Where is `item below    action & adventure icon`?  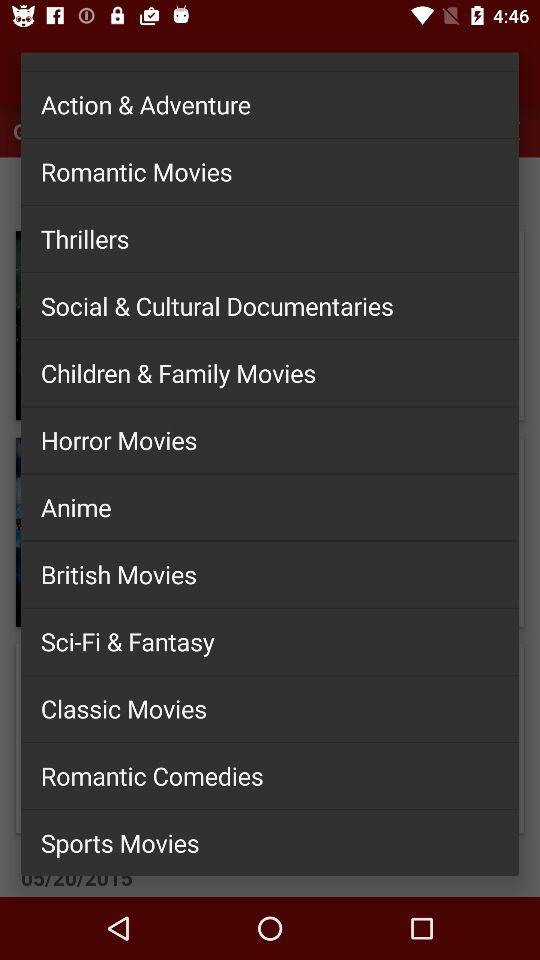 item below    action & adventure icon is located at coordinates (270, 170).